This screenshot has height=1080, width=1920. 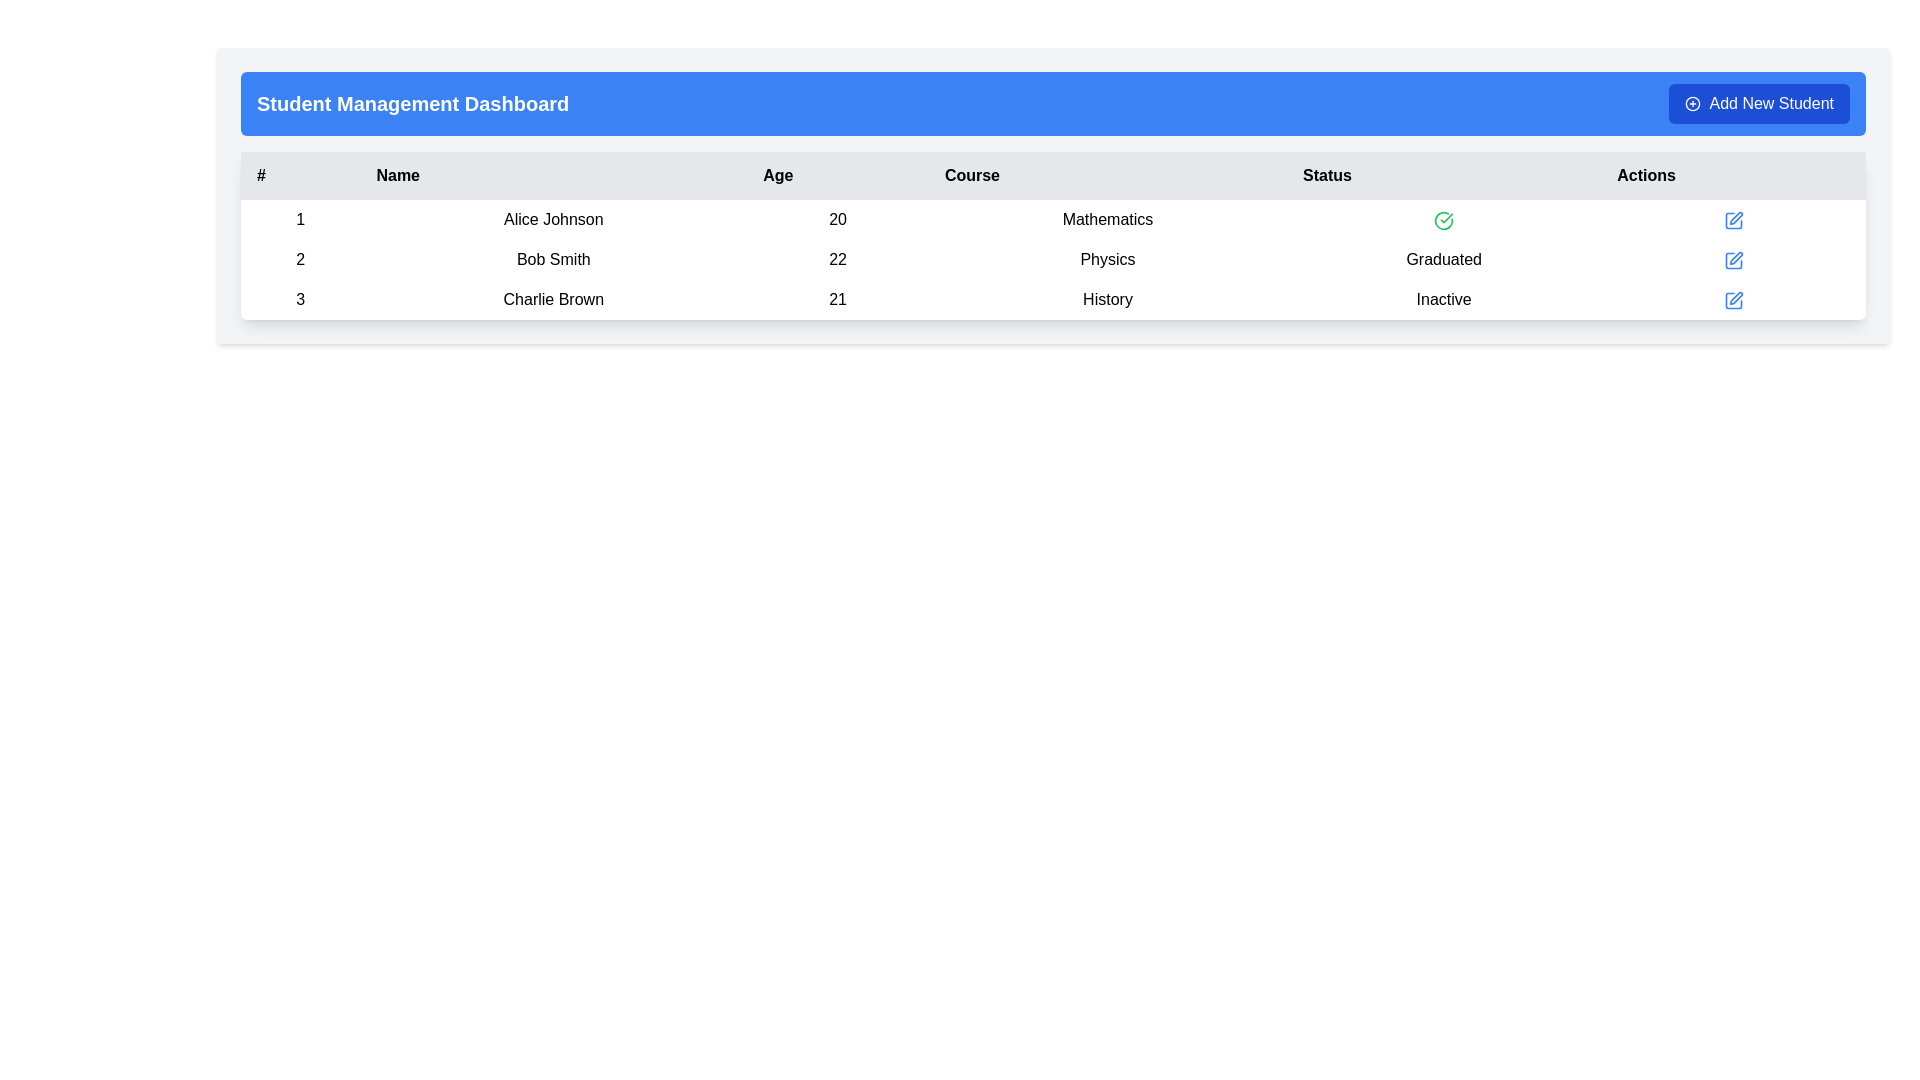 I want to click on the edit icon button in the 'Actions' column for the student named 'Bob Smith', so click(x=1735, y=218).